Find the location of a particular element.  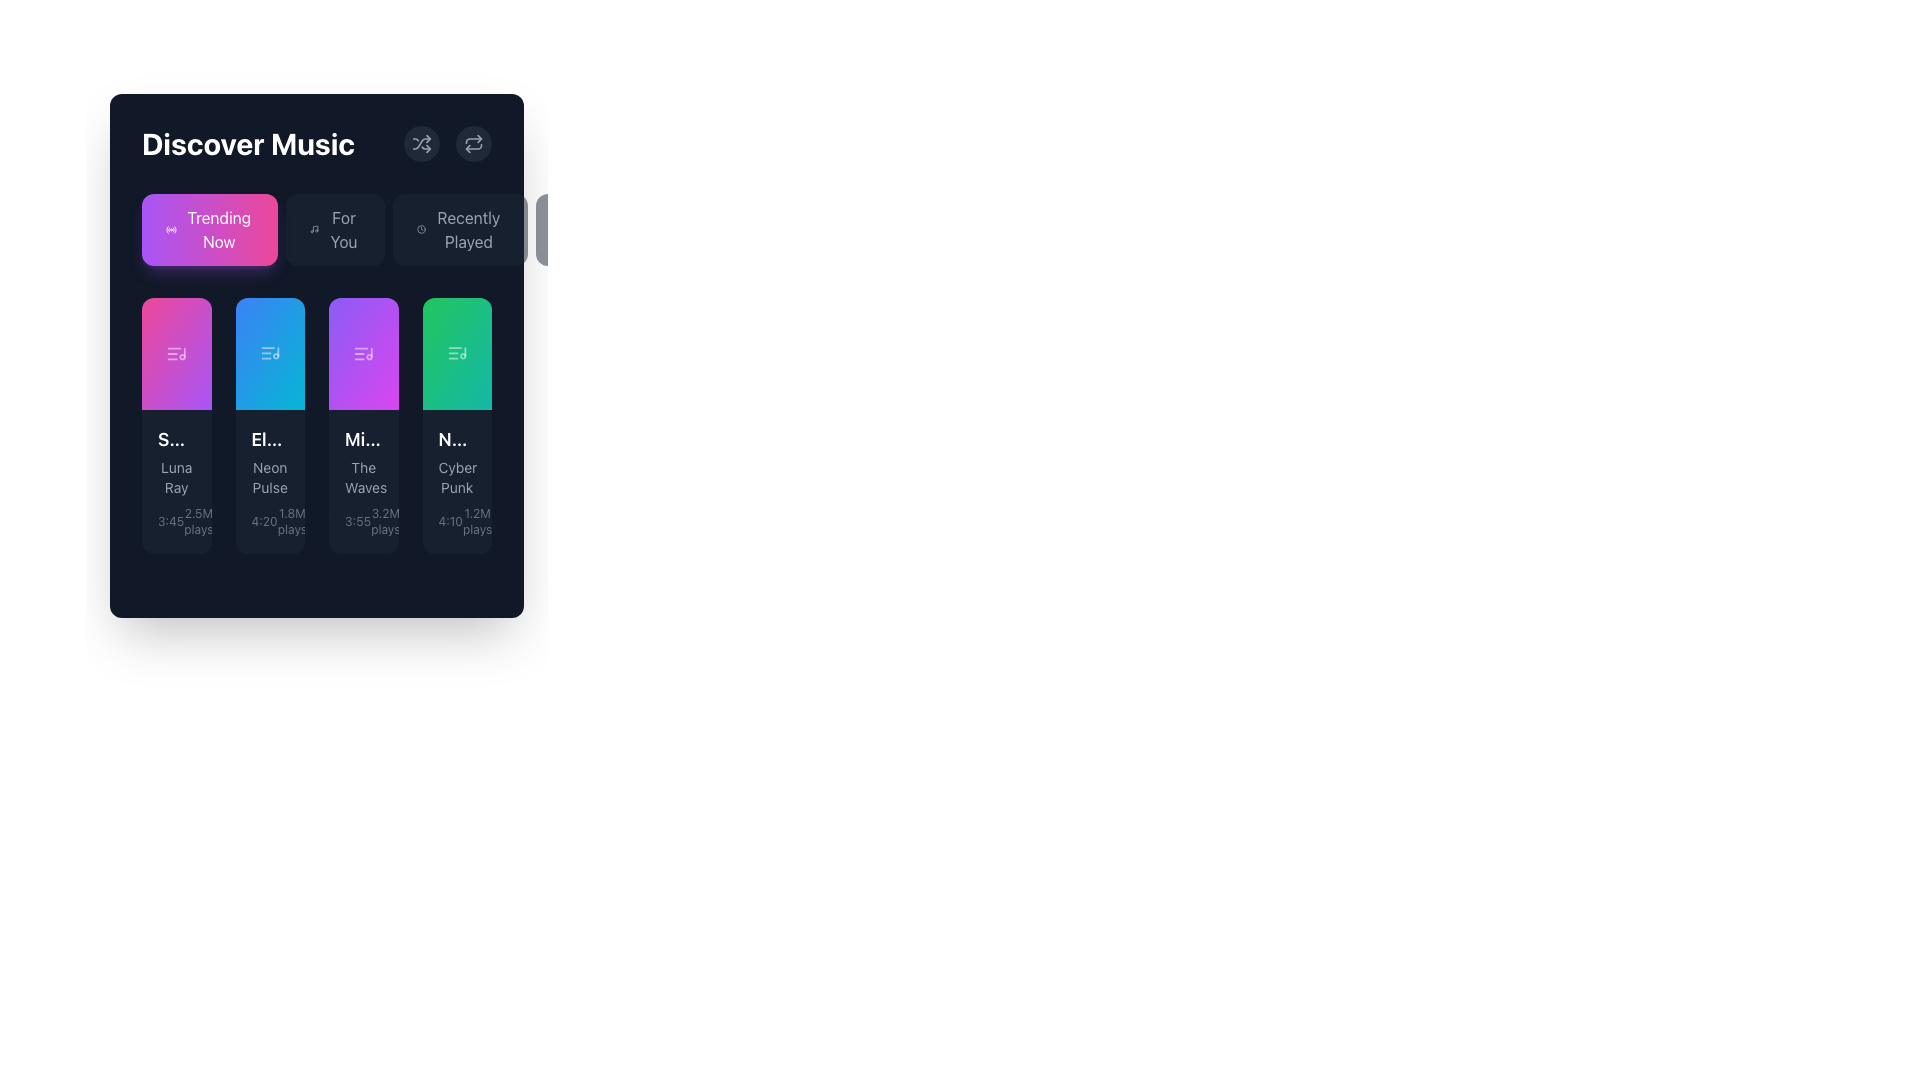

the text label that serves as the title for the song or content, positioned within the fourth card, above the subtitle 'Cyber Punk' and playback information '4:101.2M plays' is located at coordinates (456, 438).